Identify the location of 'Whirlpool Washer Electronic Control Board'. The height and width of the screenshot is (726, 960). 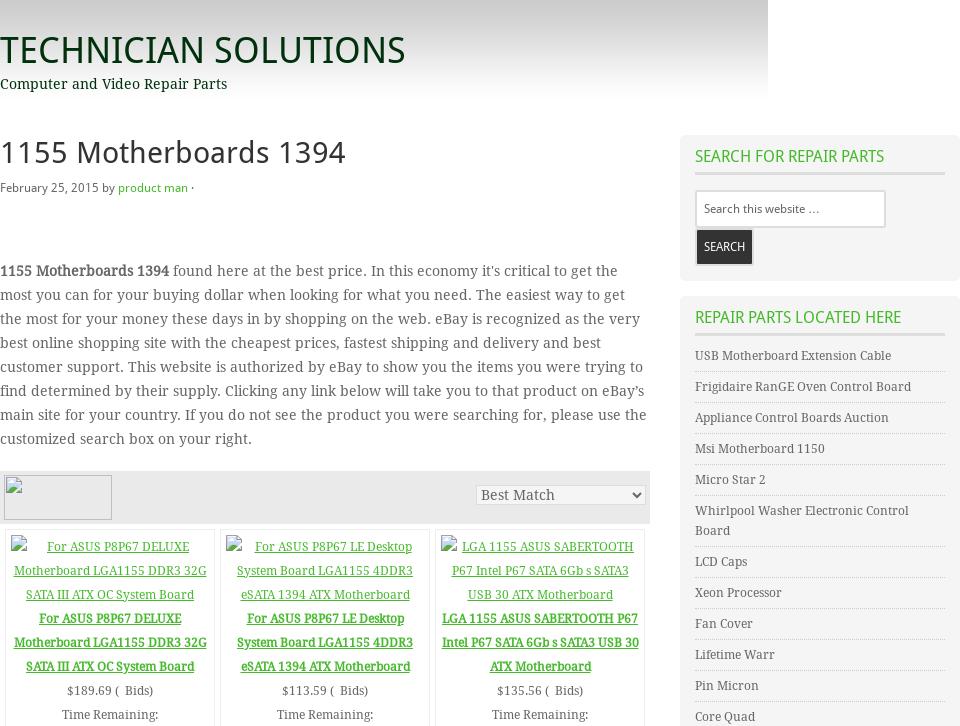
(801, 520).